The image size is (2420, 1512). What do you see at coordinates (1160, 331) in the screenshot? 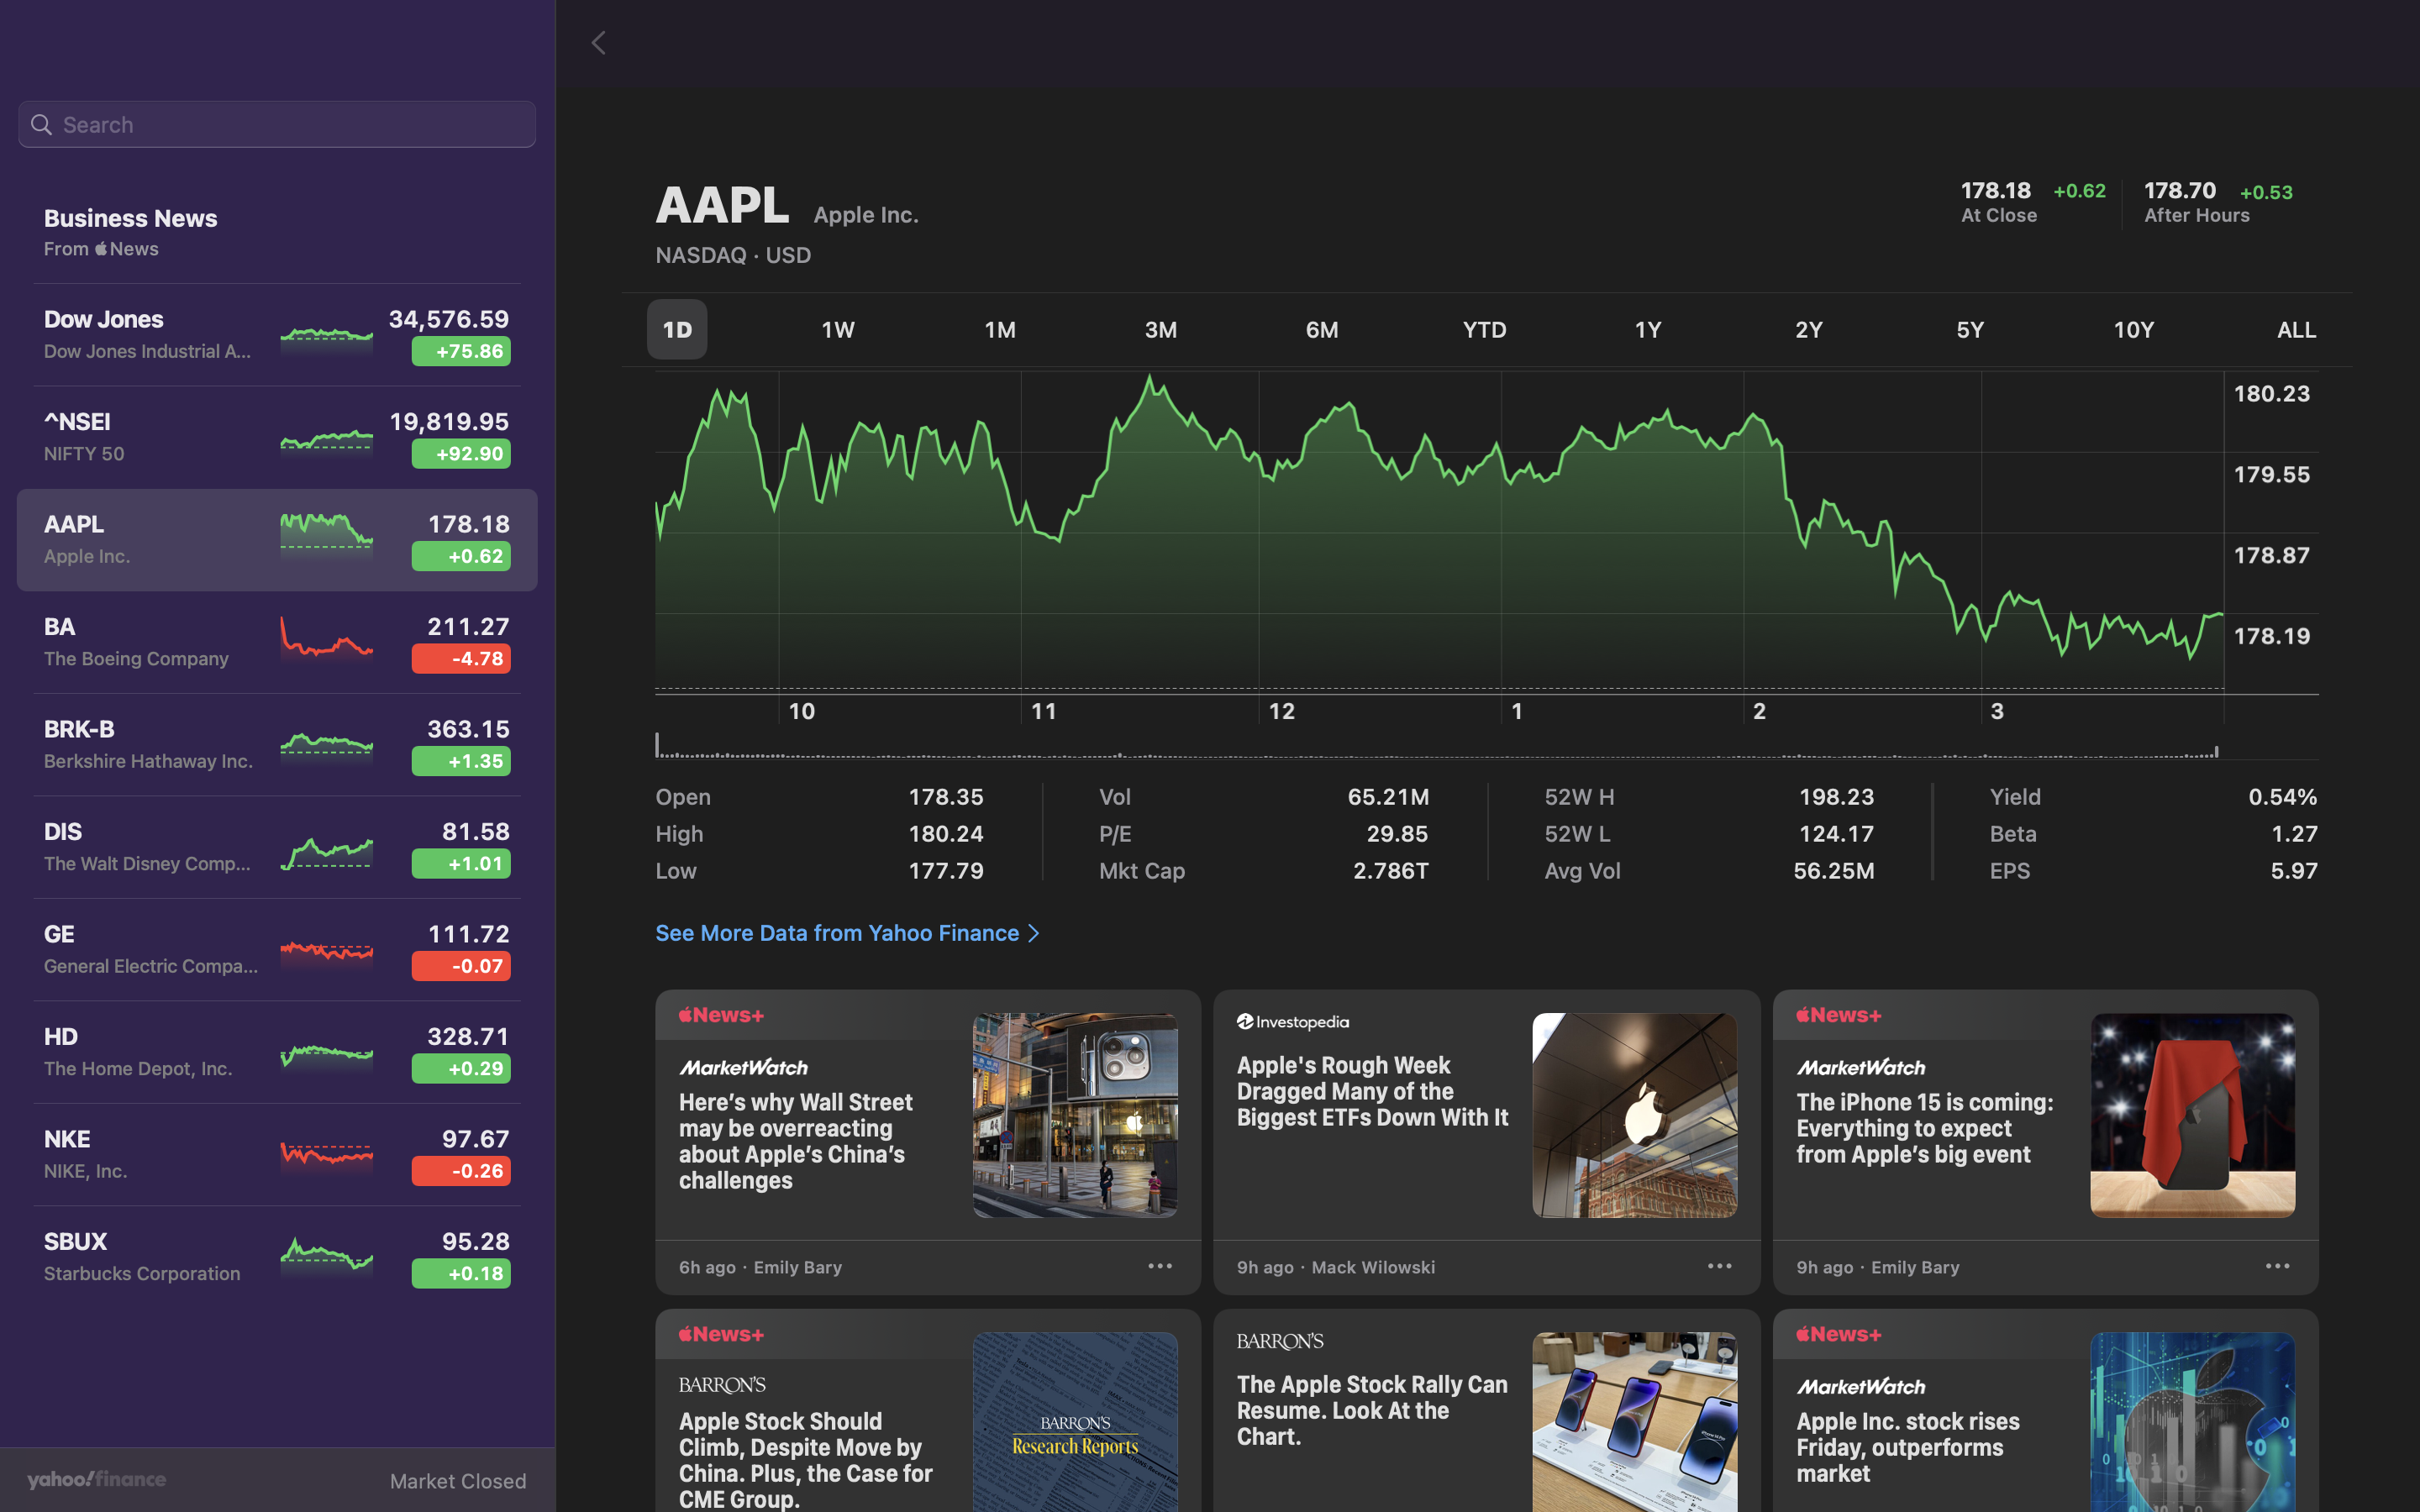
I see `Check the stock fluctuation for the last quarter` at bounding box center [1160, 331].